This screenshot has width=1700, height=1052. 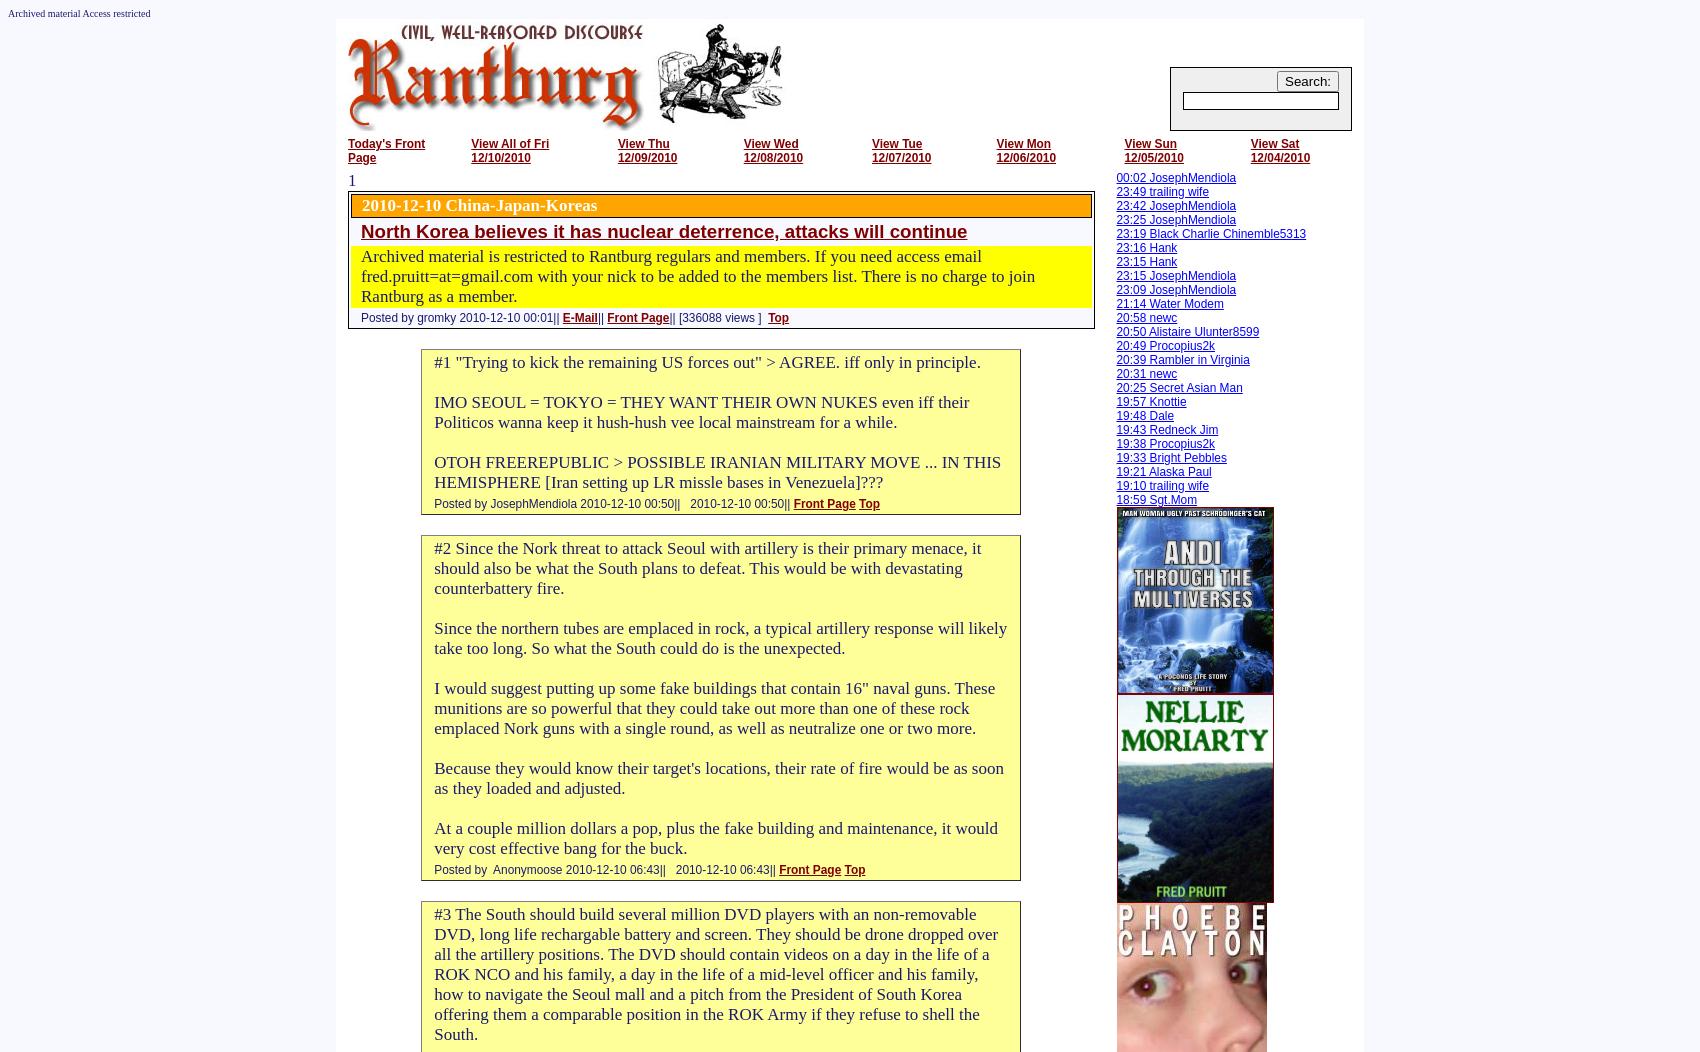 What do you see at coordinates (510, 149) in the screenshot?
I see `'View All of Fri 12/10/2010'` at bounding box center [510, 149].